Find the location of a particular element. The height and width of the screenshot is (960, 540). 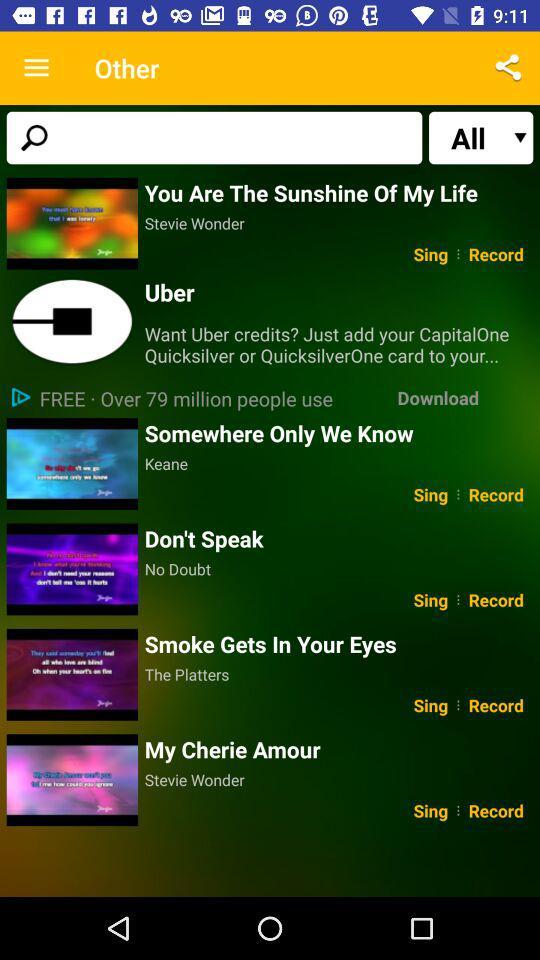

item above stevie wonder  item is located at coordinates (338, 748).